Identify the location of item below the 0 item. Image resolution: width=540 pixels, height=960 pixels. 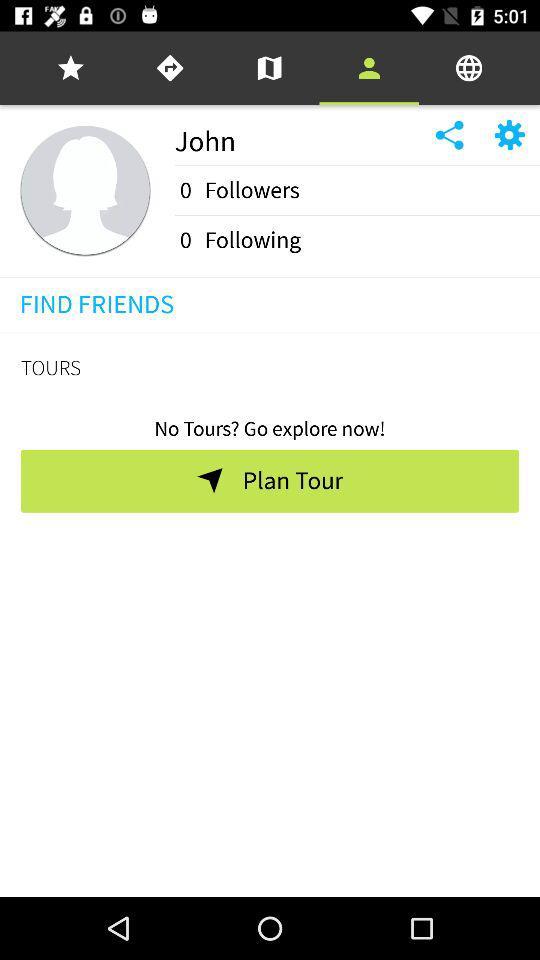
(356, 215).